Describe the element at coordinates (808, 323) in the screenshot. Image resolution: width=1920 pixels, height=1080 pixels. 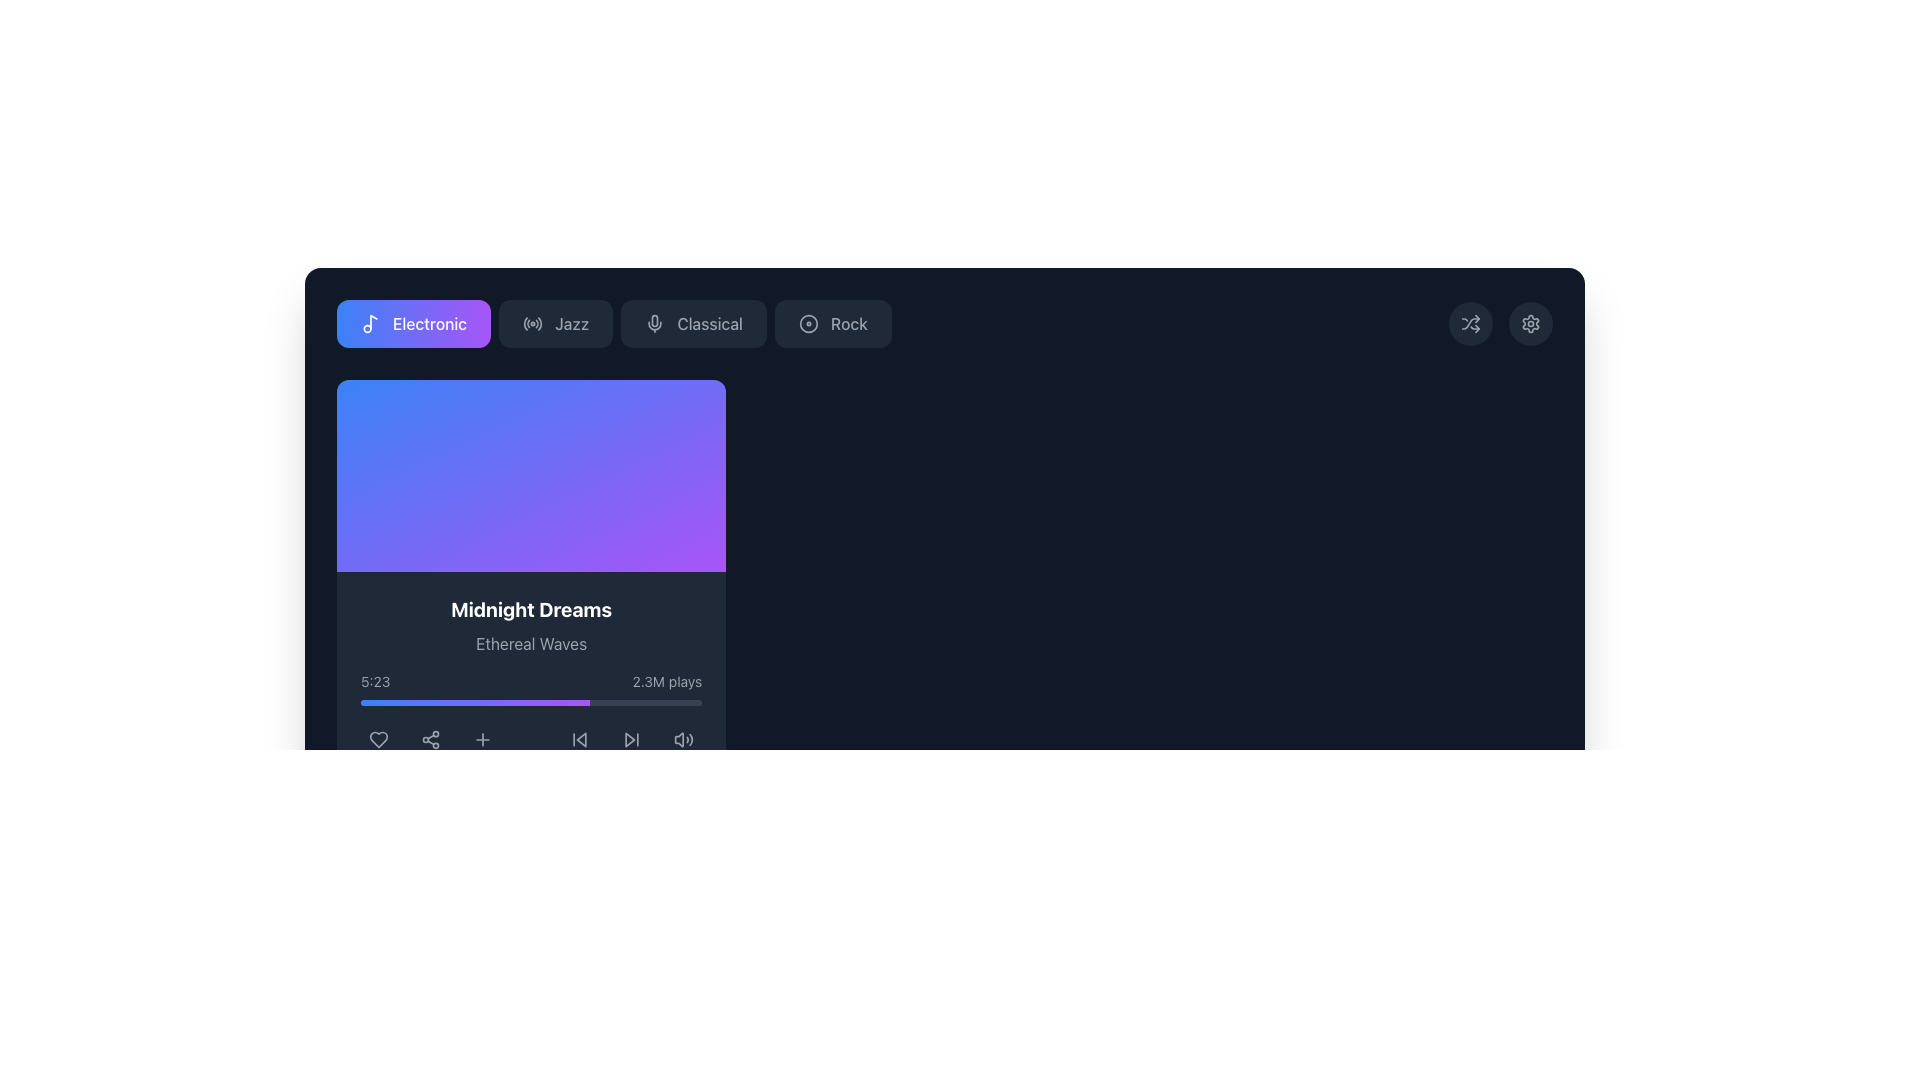
I see `the decorative disc icon associated with the 'Rock' genre button, which is located to the left of the text 'Rock' in the top right section of the button row` at that location.